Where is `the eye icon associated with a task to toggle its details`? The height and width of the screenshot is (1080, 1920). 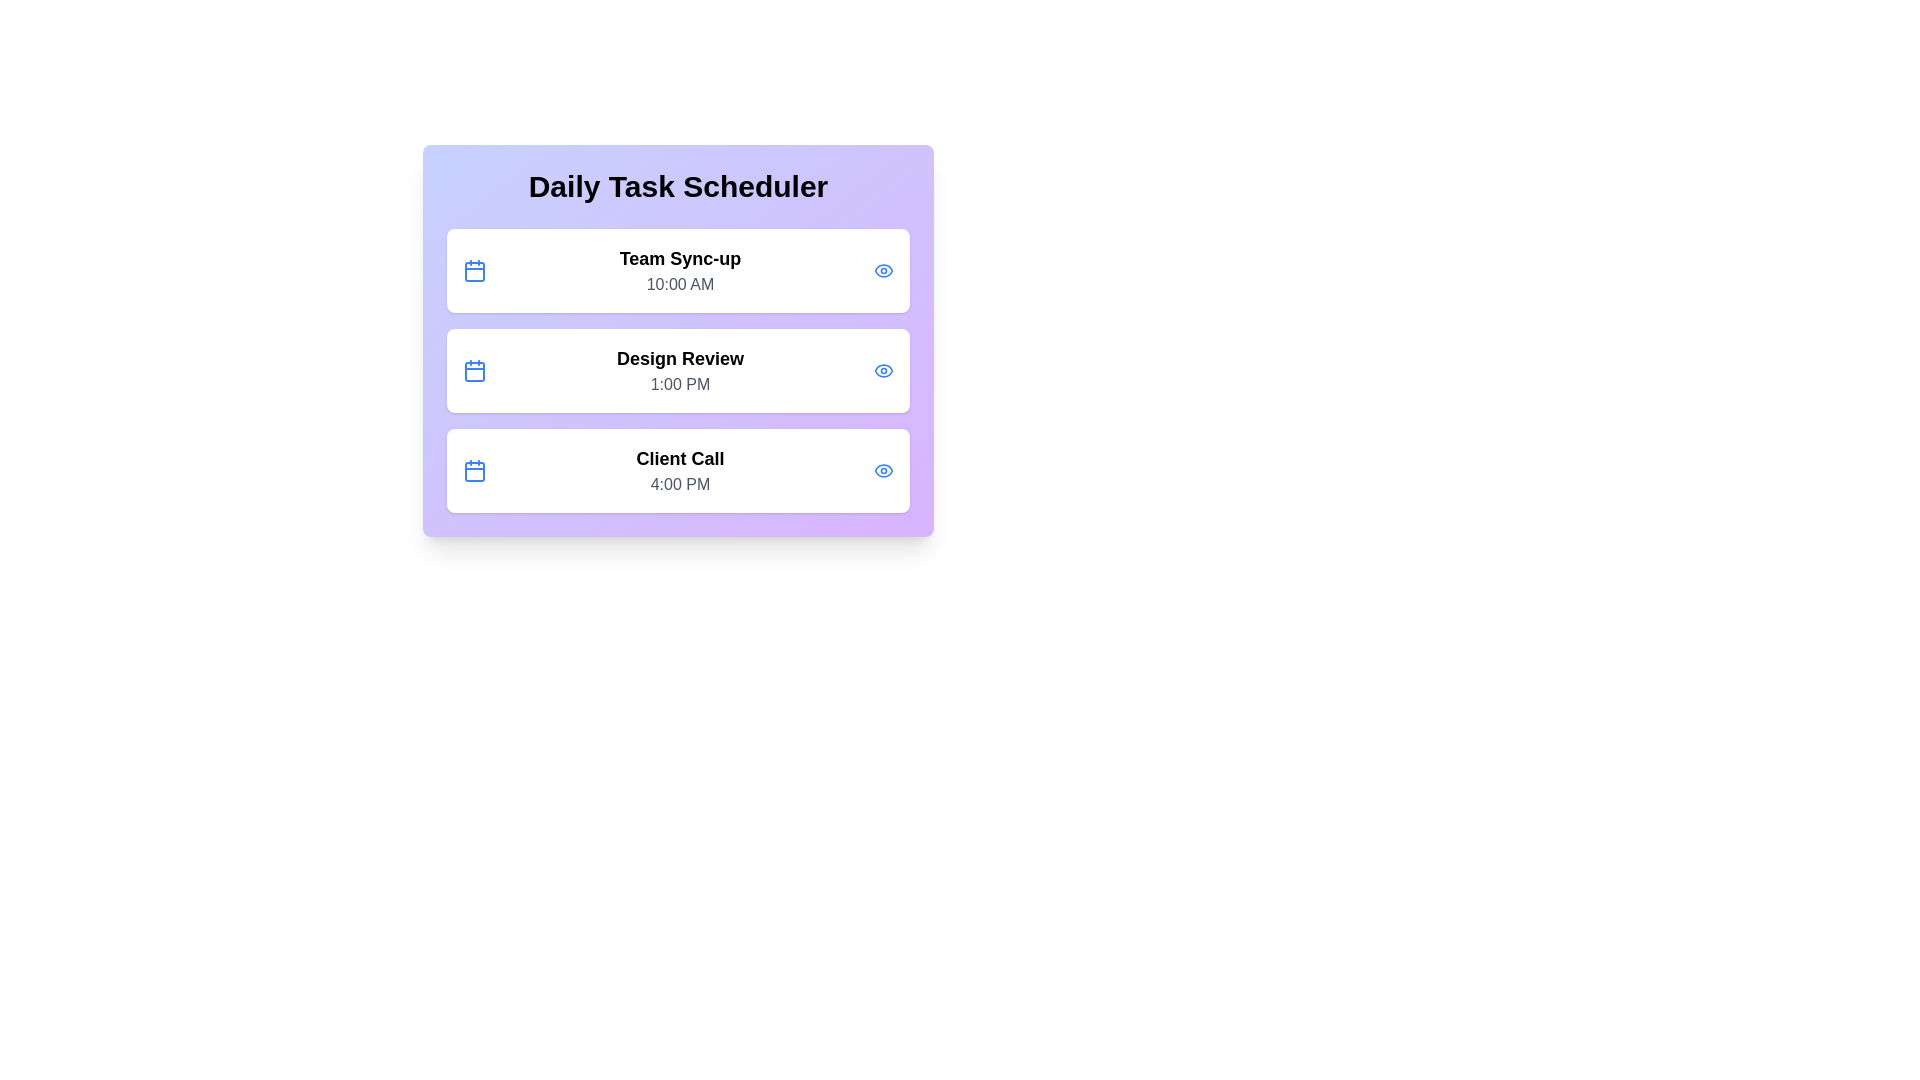
the eye icon associated with a task to toggle its details is located at coordinates (882, 270).